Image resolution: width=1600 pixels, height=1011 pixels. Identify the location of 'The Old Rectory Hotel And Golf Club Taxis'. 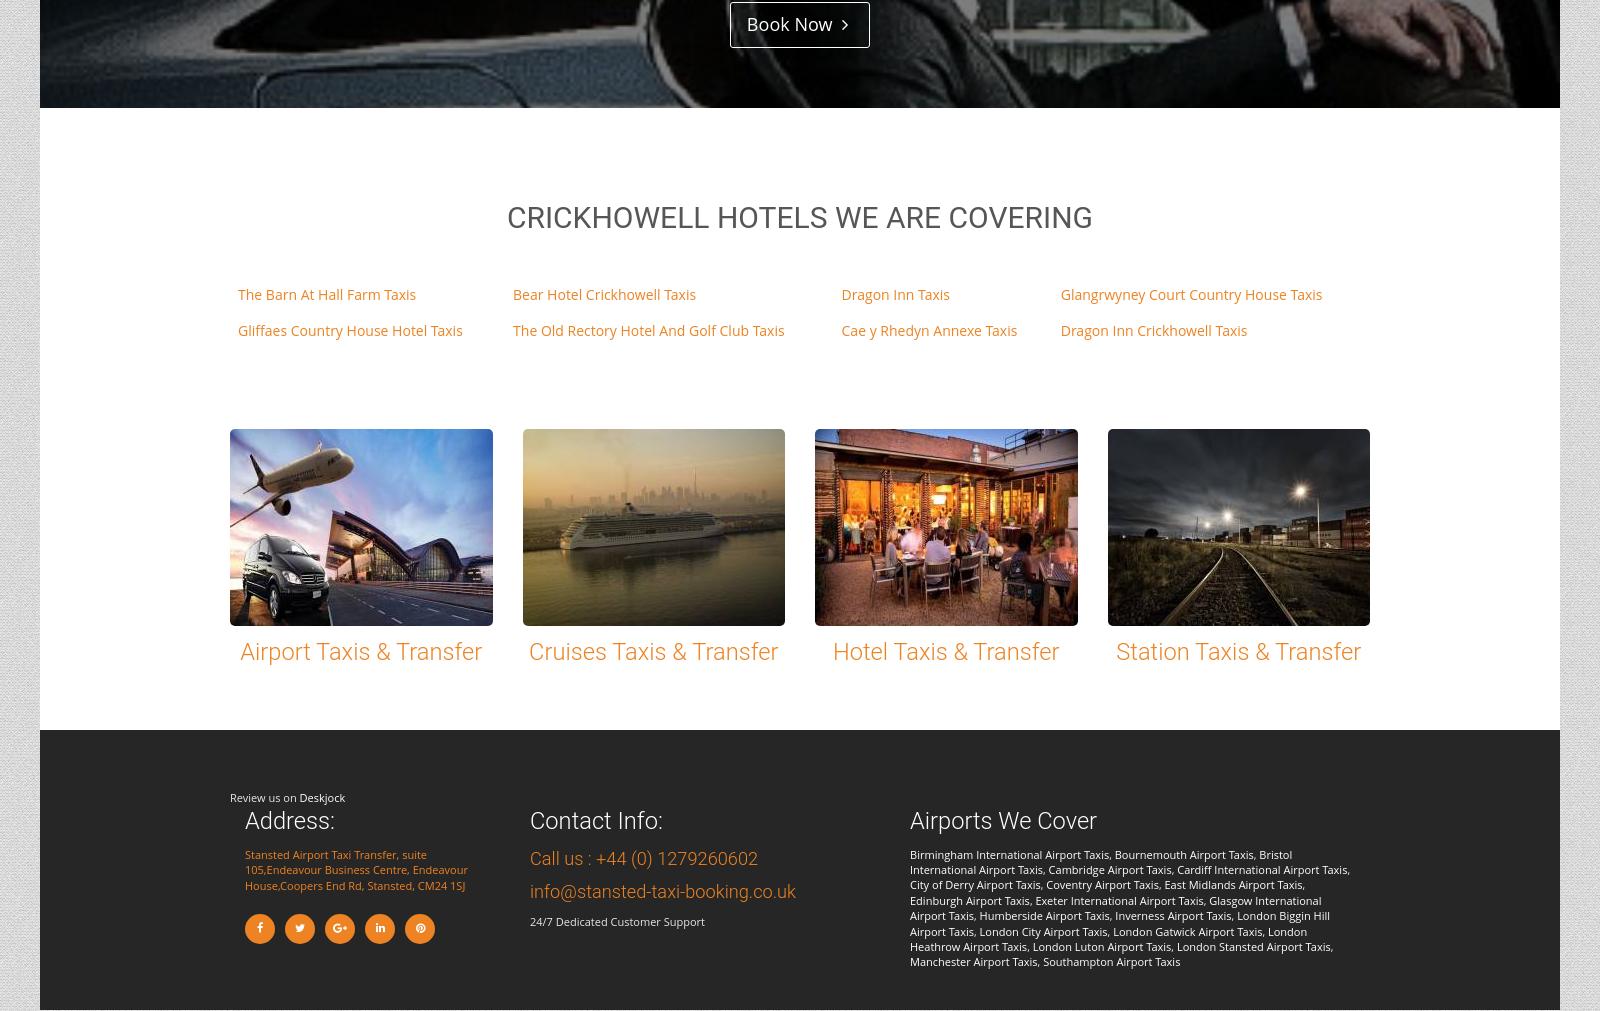
(648, 329).